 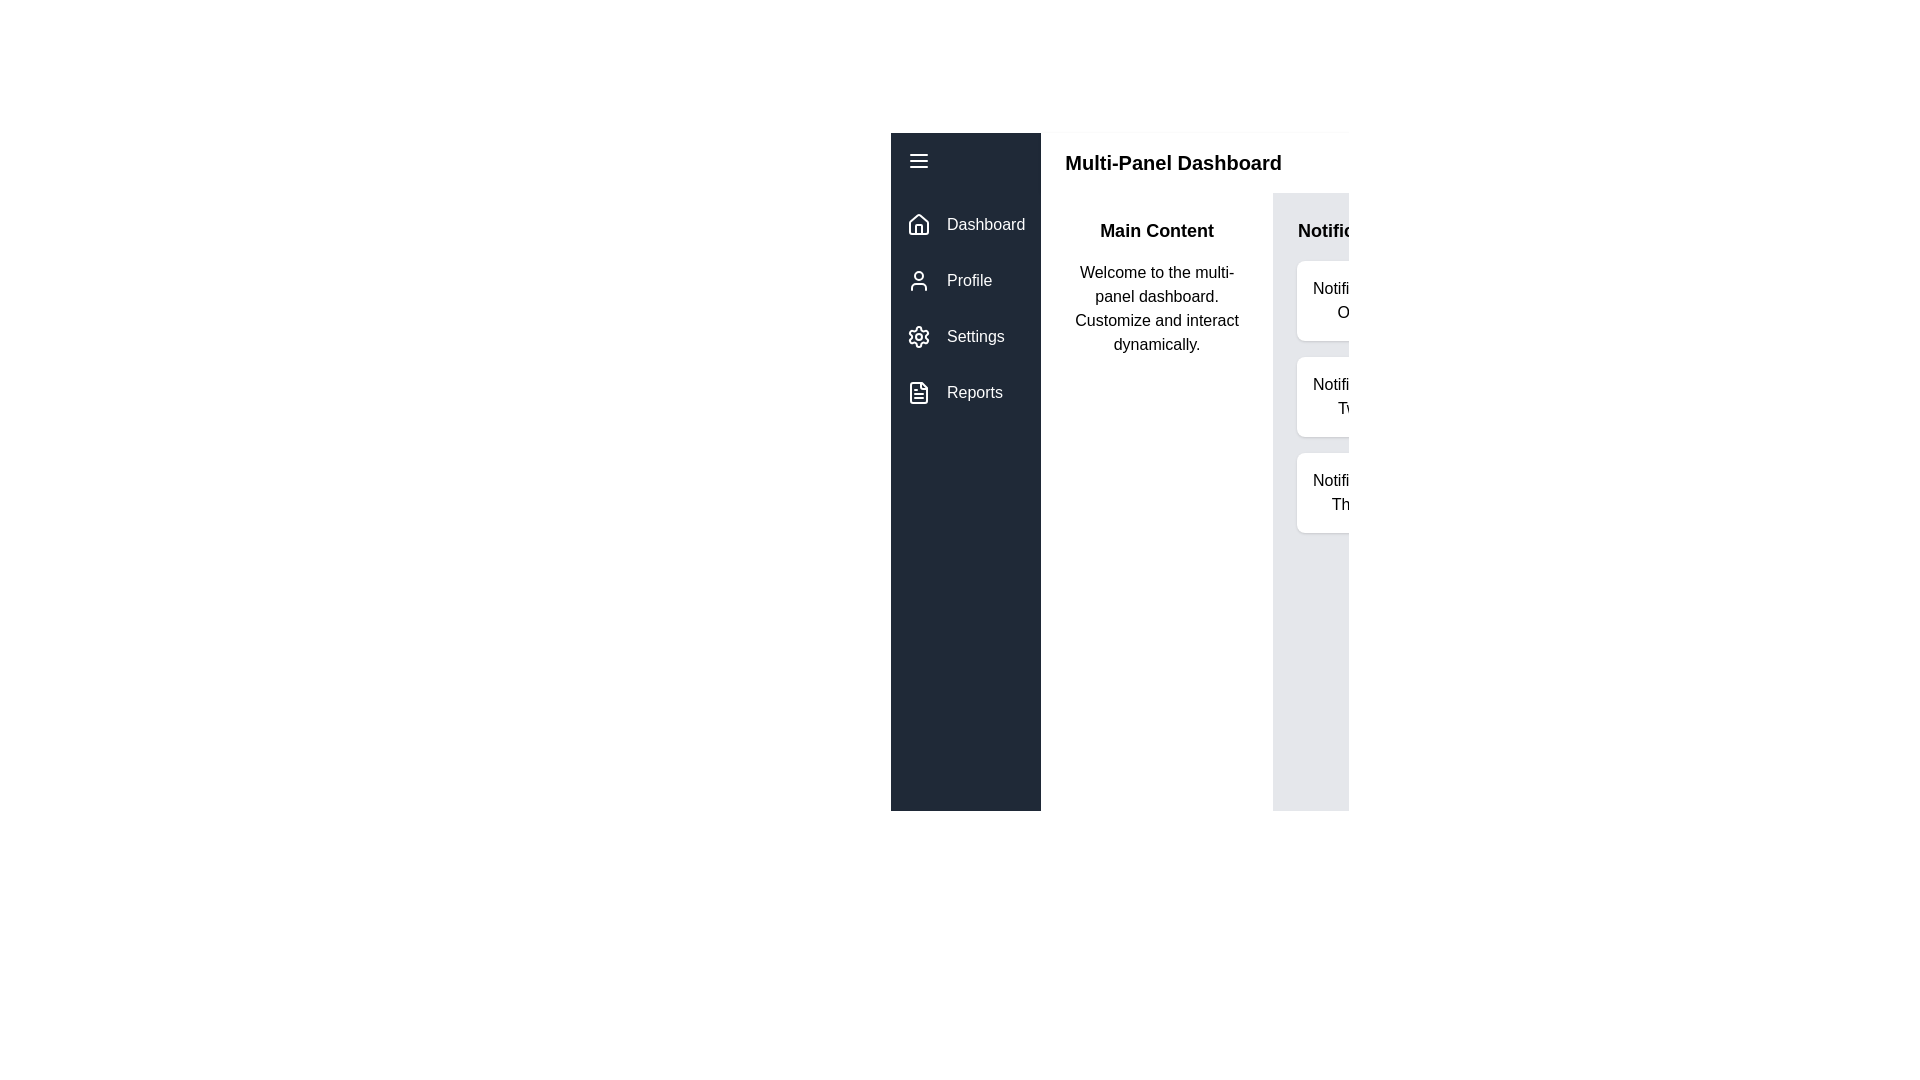 What do you see at coordinates (966, 335) in the screenshot?
I see `the third menu item in the vertical sidebar navigation menu` at bounding box center [966, 335].